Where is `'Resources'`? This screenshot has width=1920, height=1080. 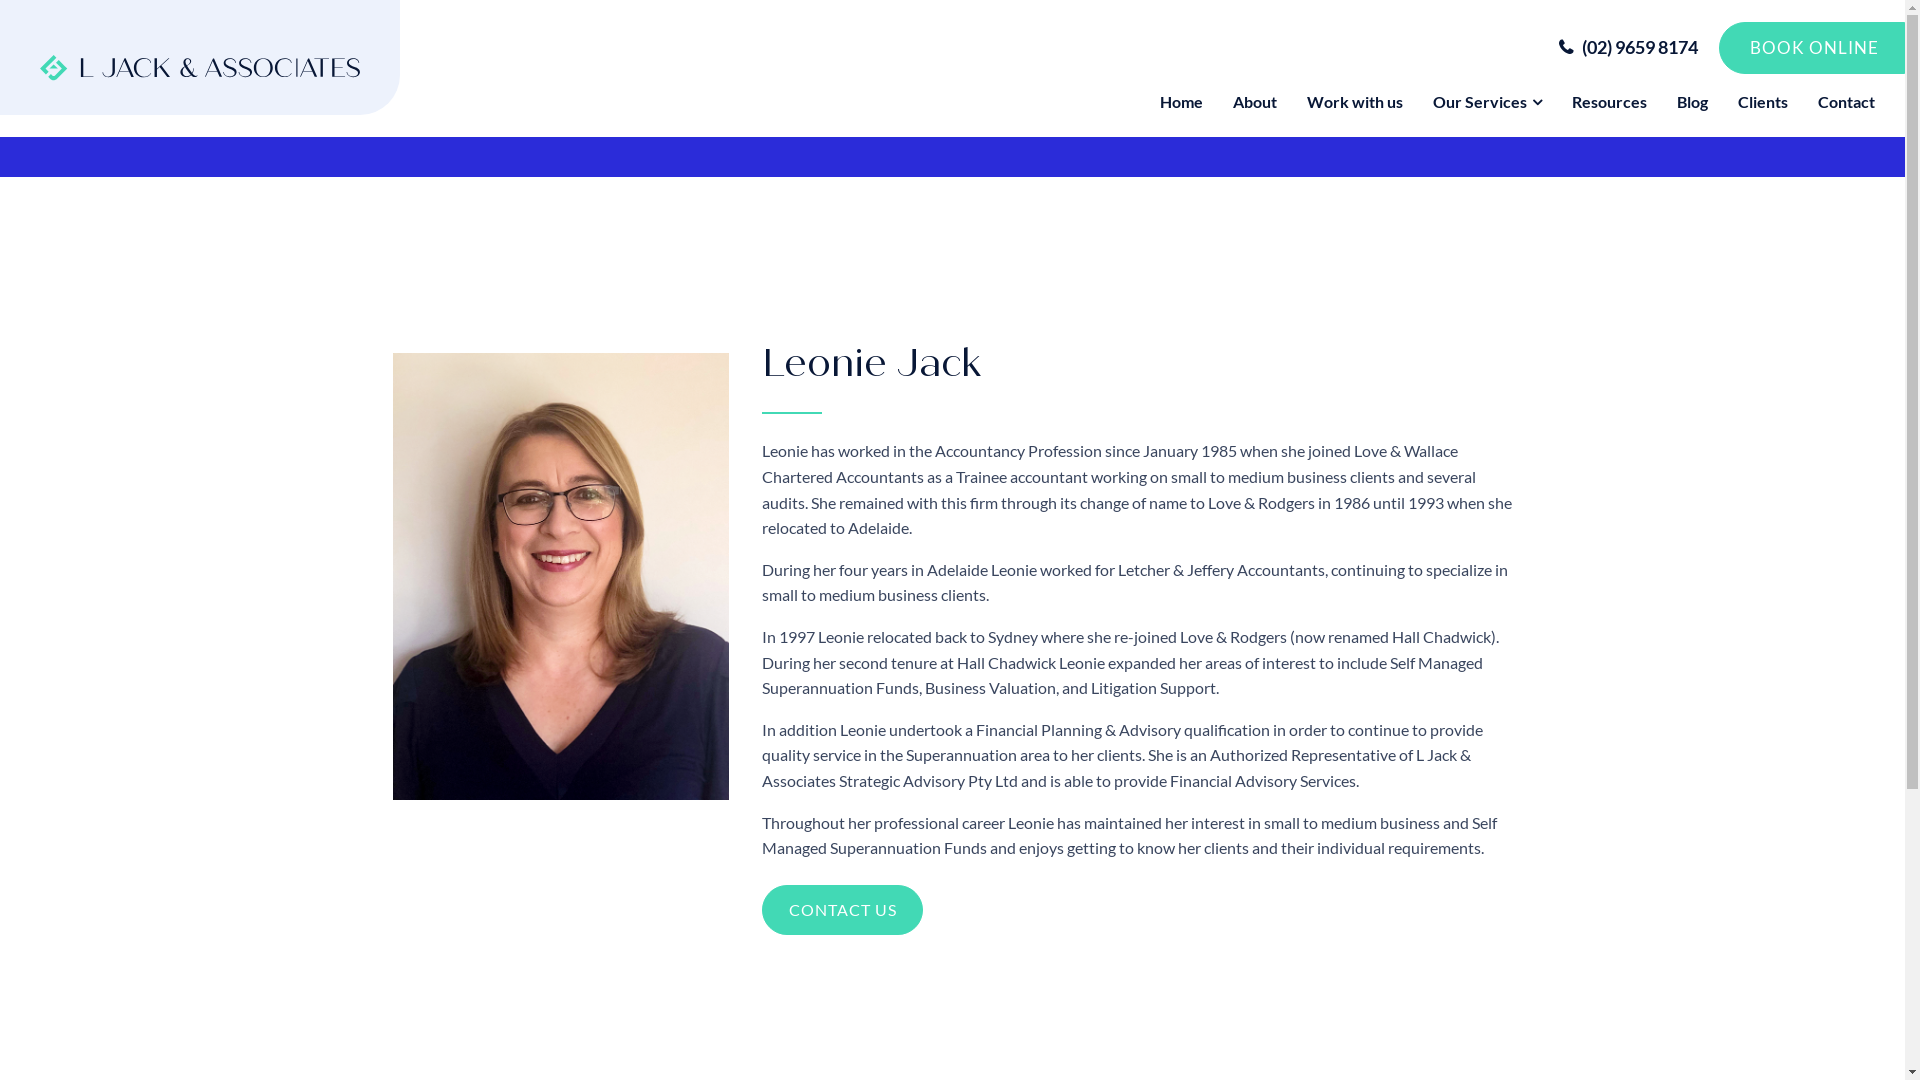 'Resources' is located at coordinates (1609, 101).